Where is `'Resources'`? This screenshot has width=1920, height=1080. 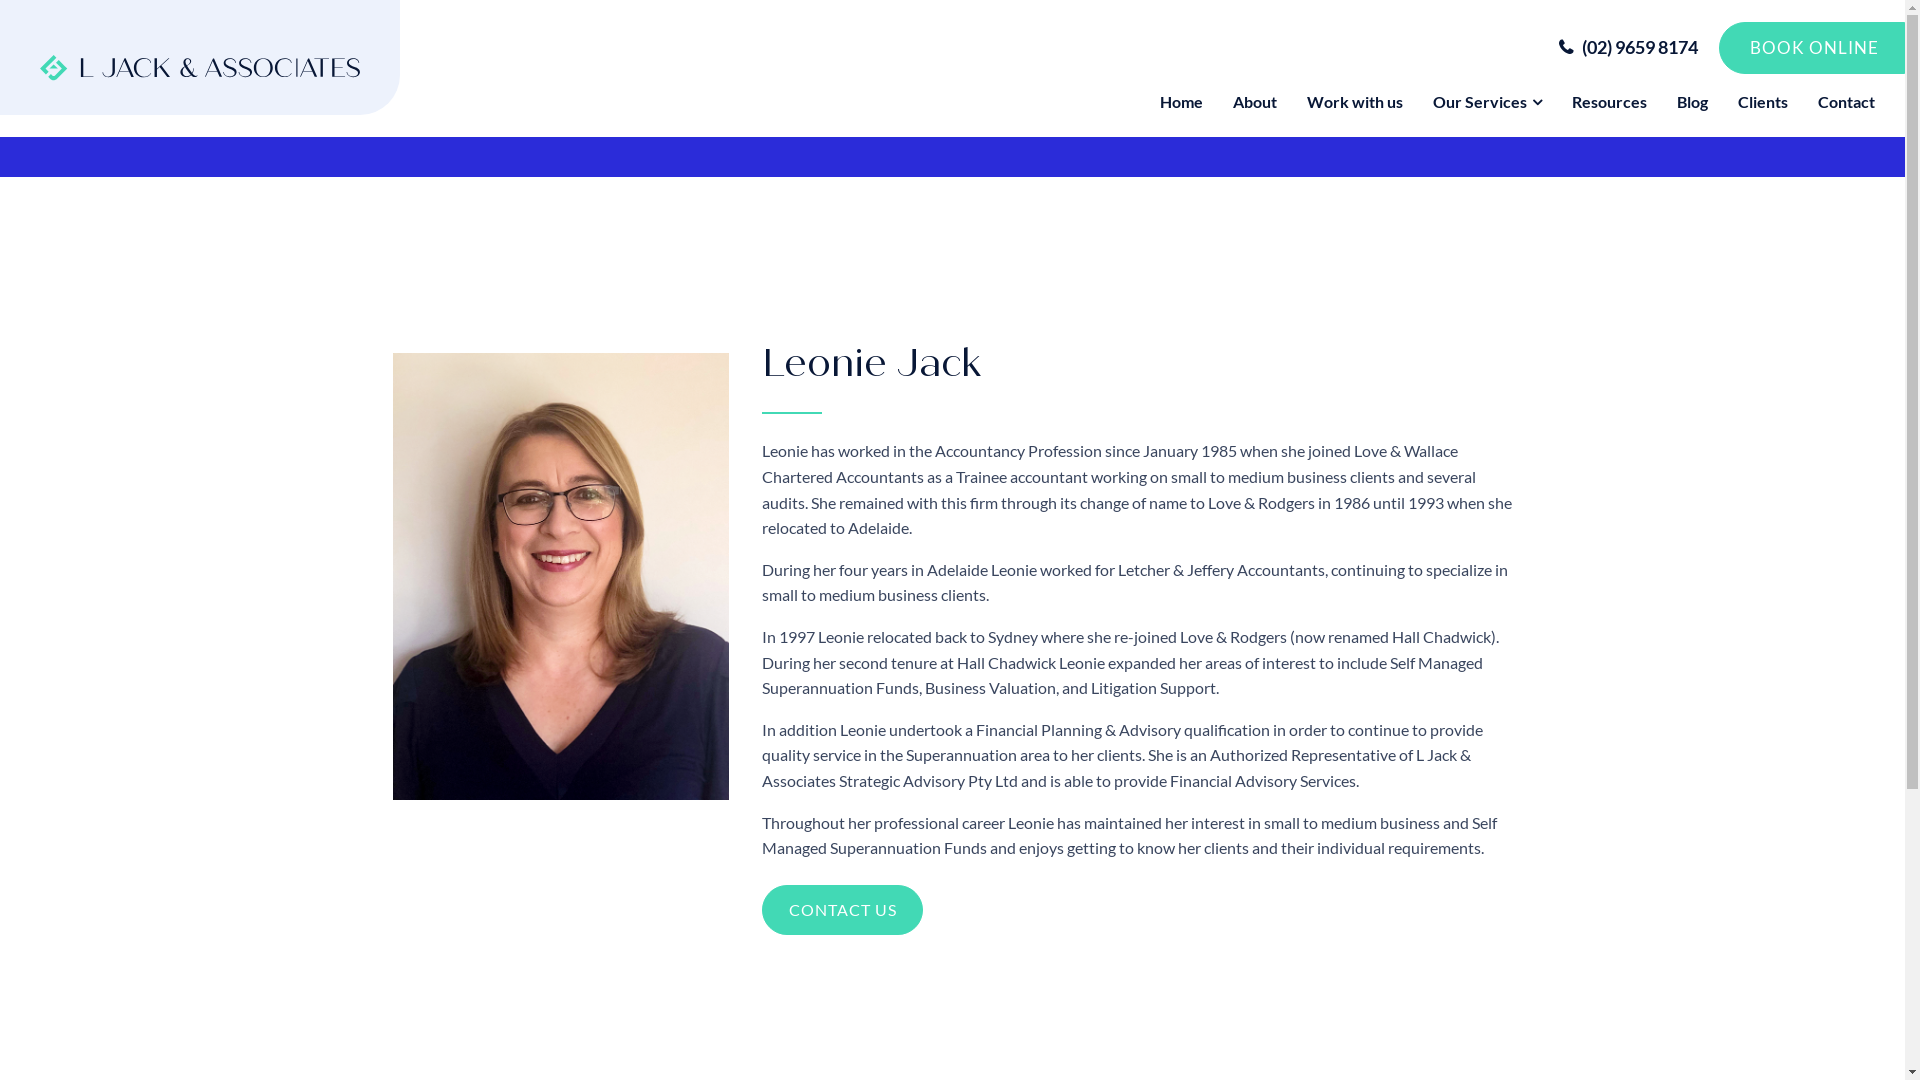 'Resources' is located at coordinates (1609, 101).